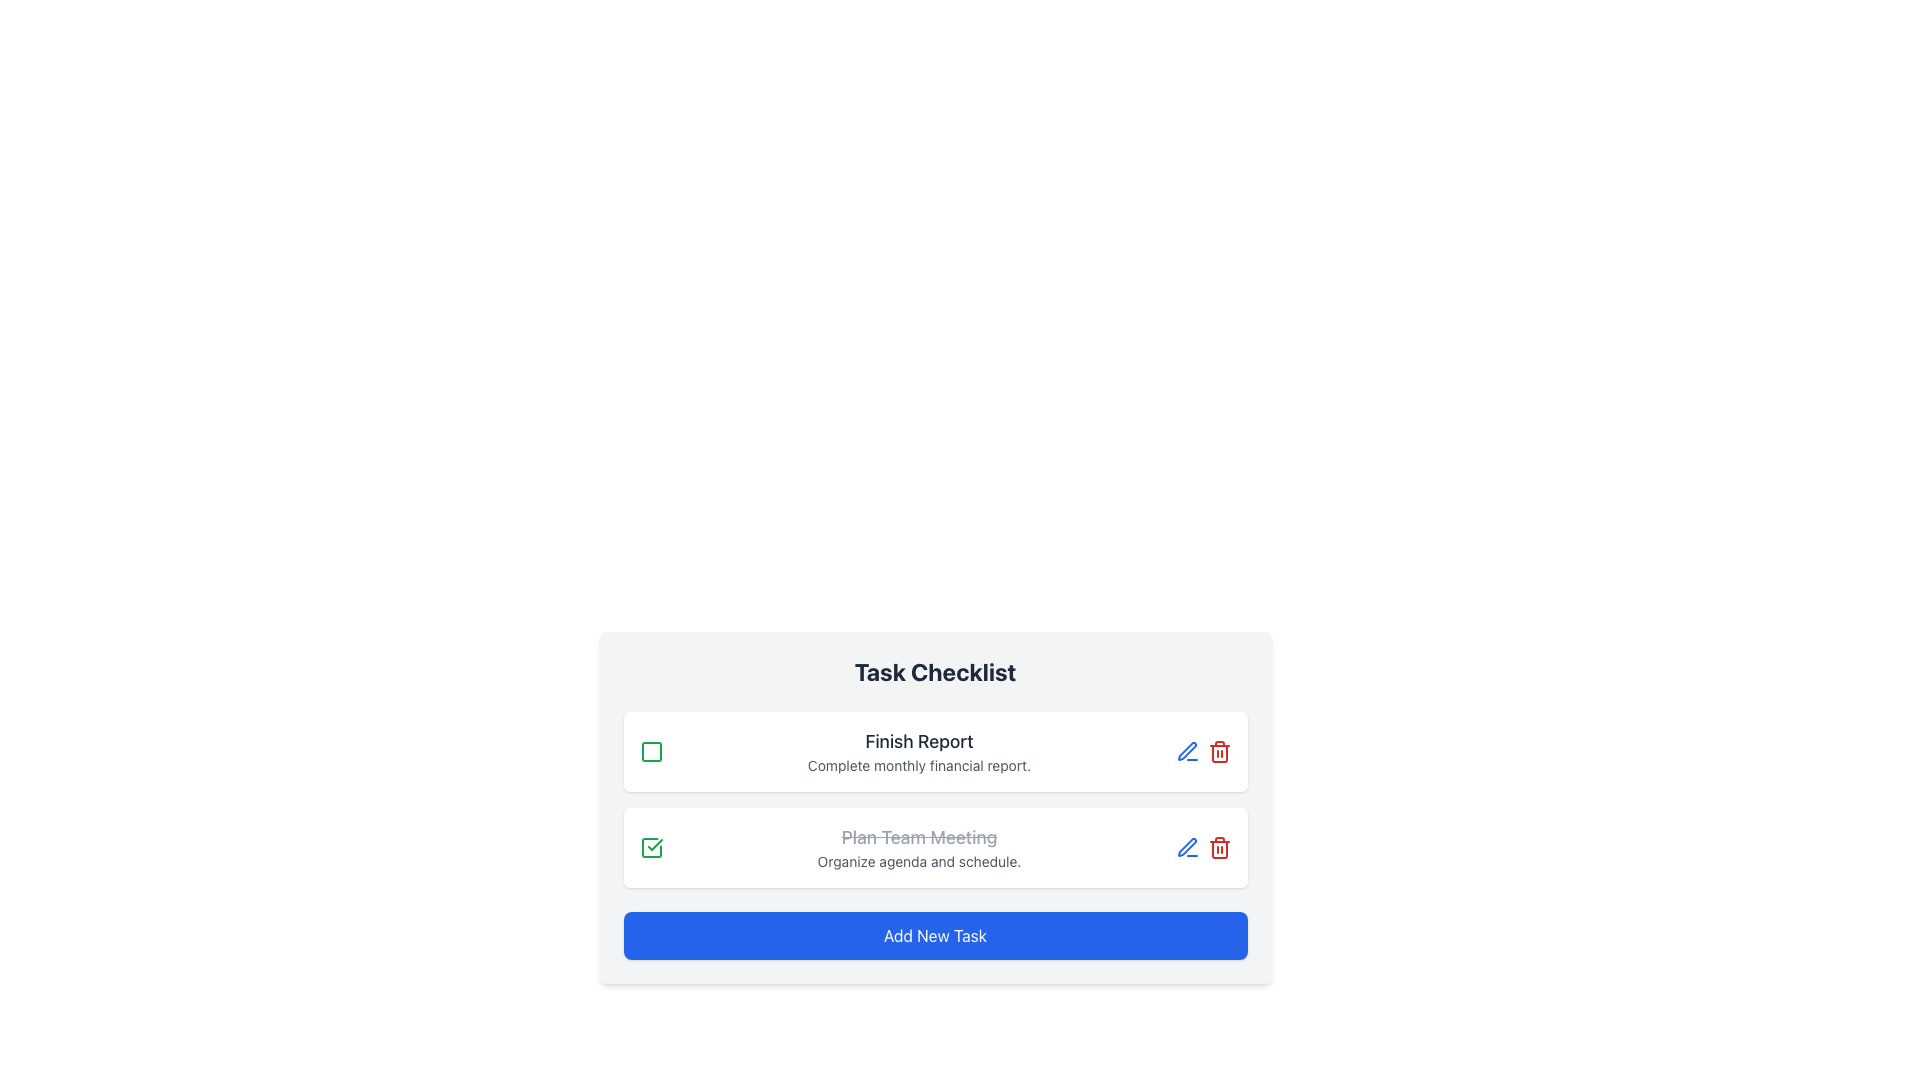 The height and width of the screenshot is (1080, 1920). Describe the element at coordinates (1187, 848) in the screenshot. I see `the first icon button next to the 'Finish Report' task in the task checklist` at that location.